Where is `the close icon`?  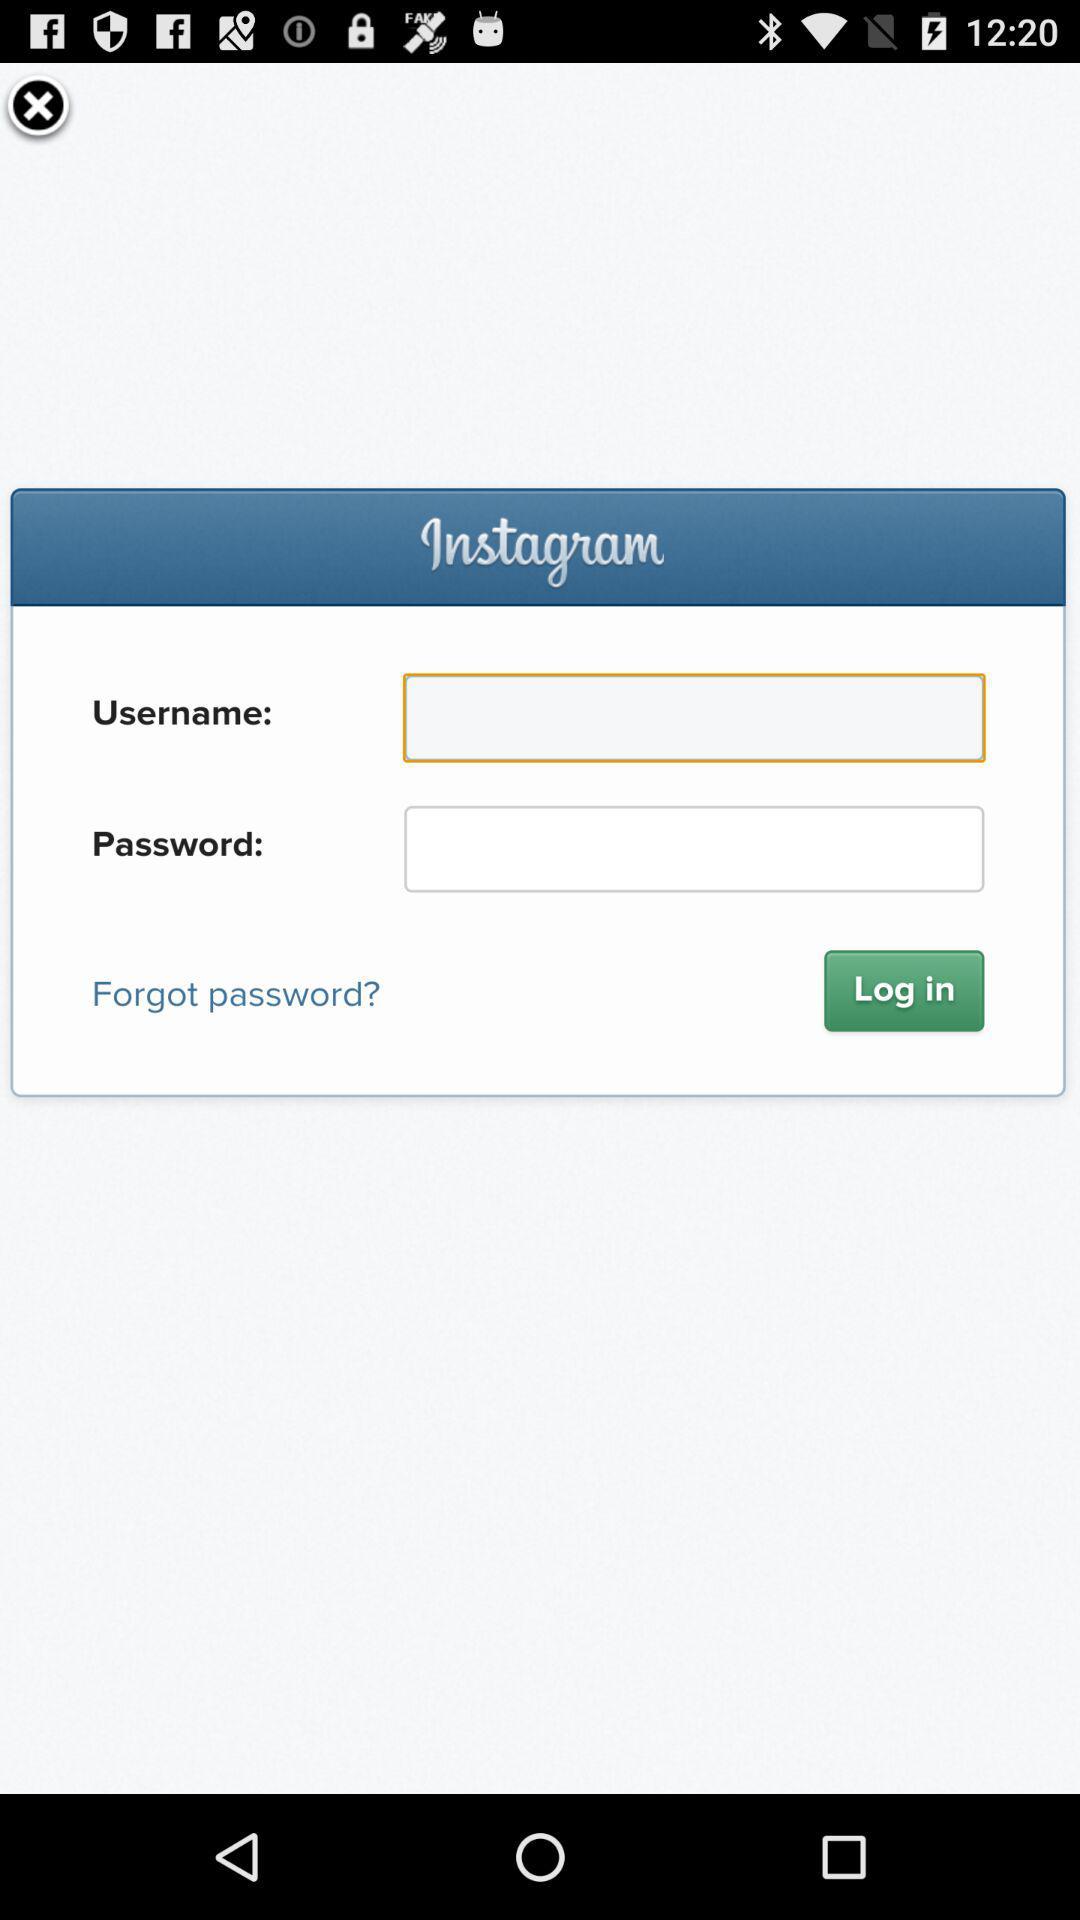 the close icon is located at coordinates (38, 111).